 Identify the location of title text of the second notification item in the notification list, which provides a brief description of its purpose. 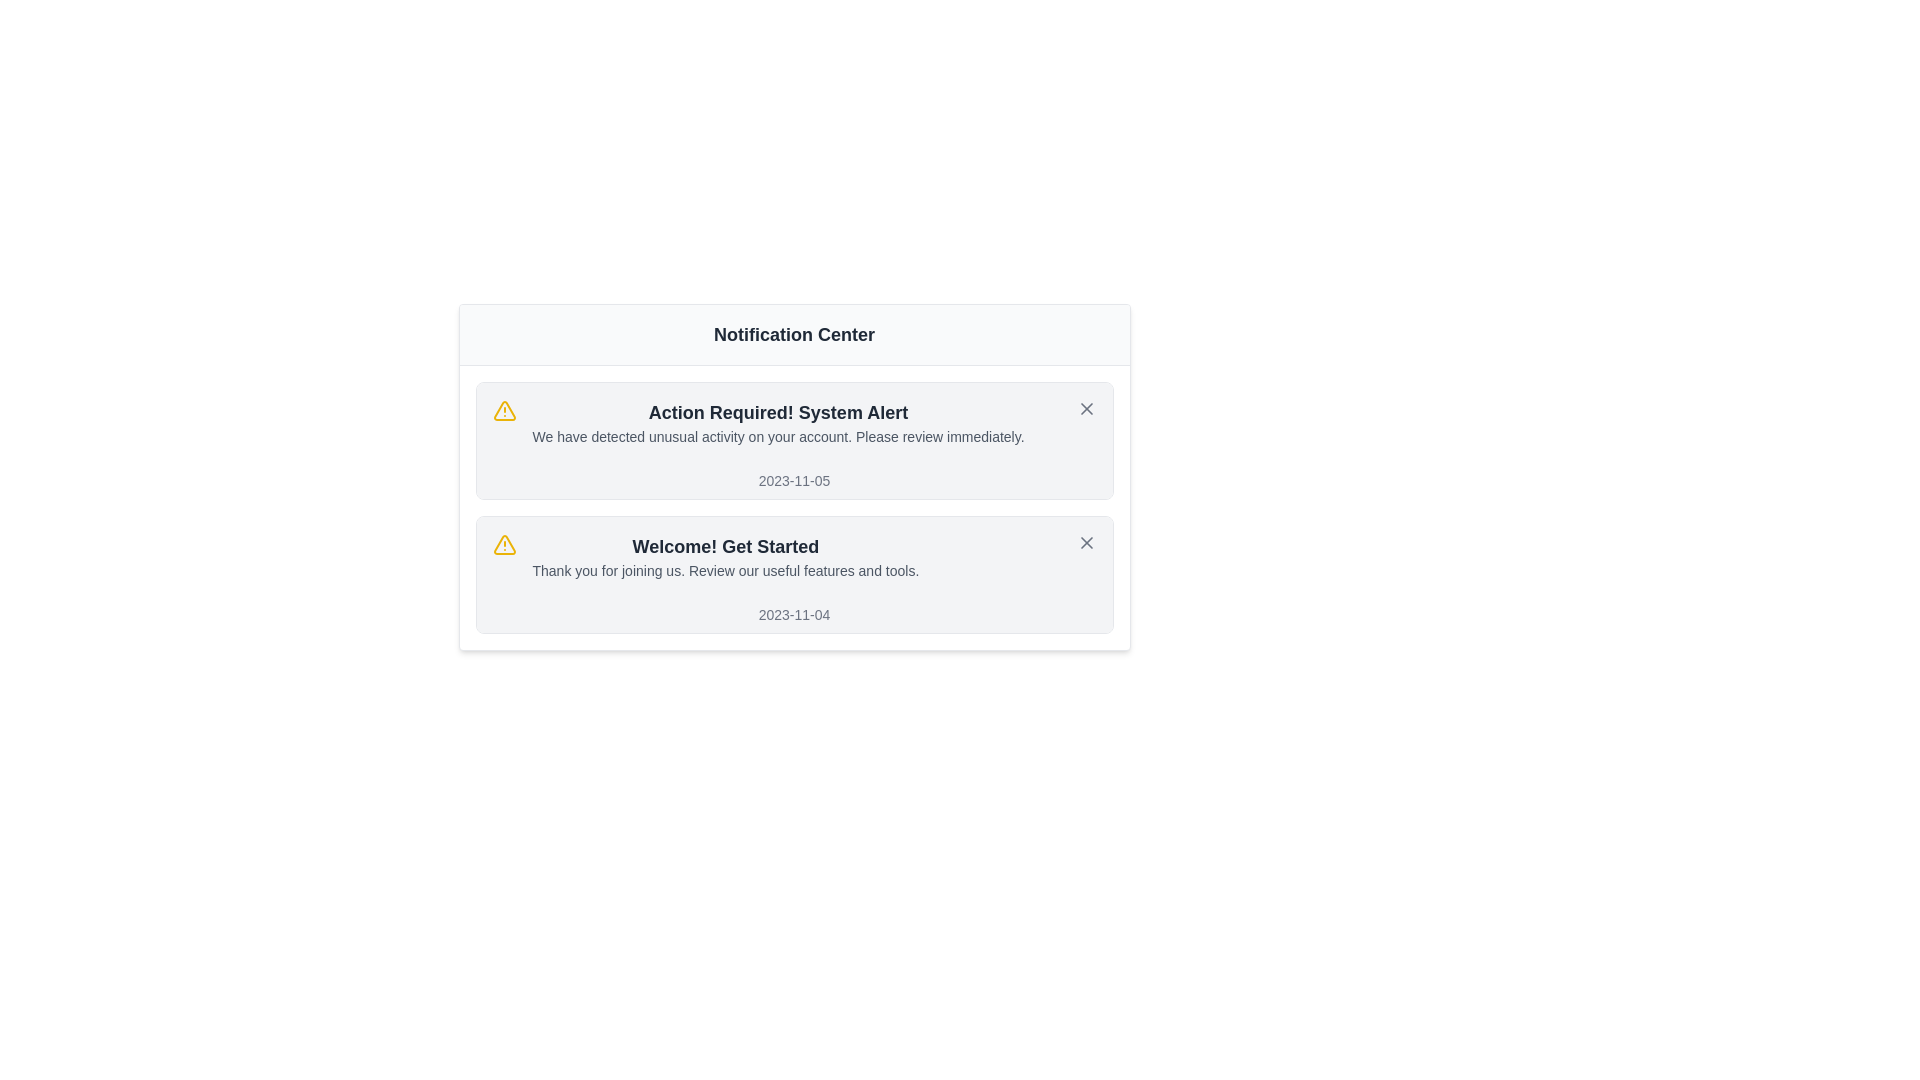
(724, 547).